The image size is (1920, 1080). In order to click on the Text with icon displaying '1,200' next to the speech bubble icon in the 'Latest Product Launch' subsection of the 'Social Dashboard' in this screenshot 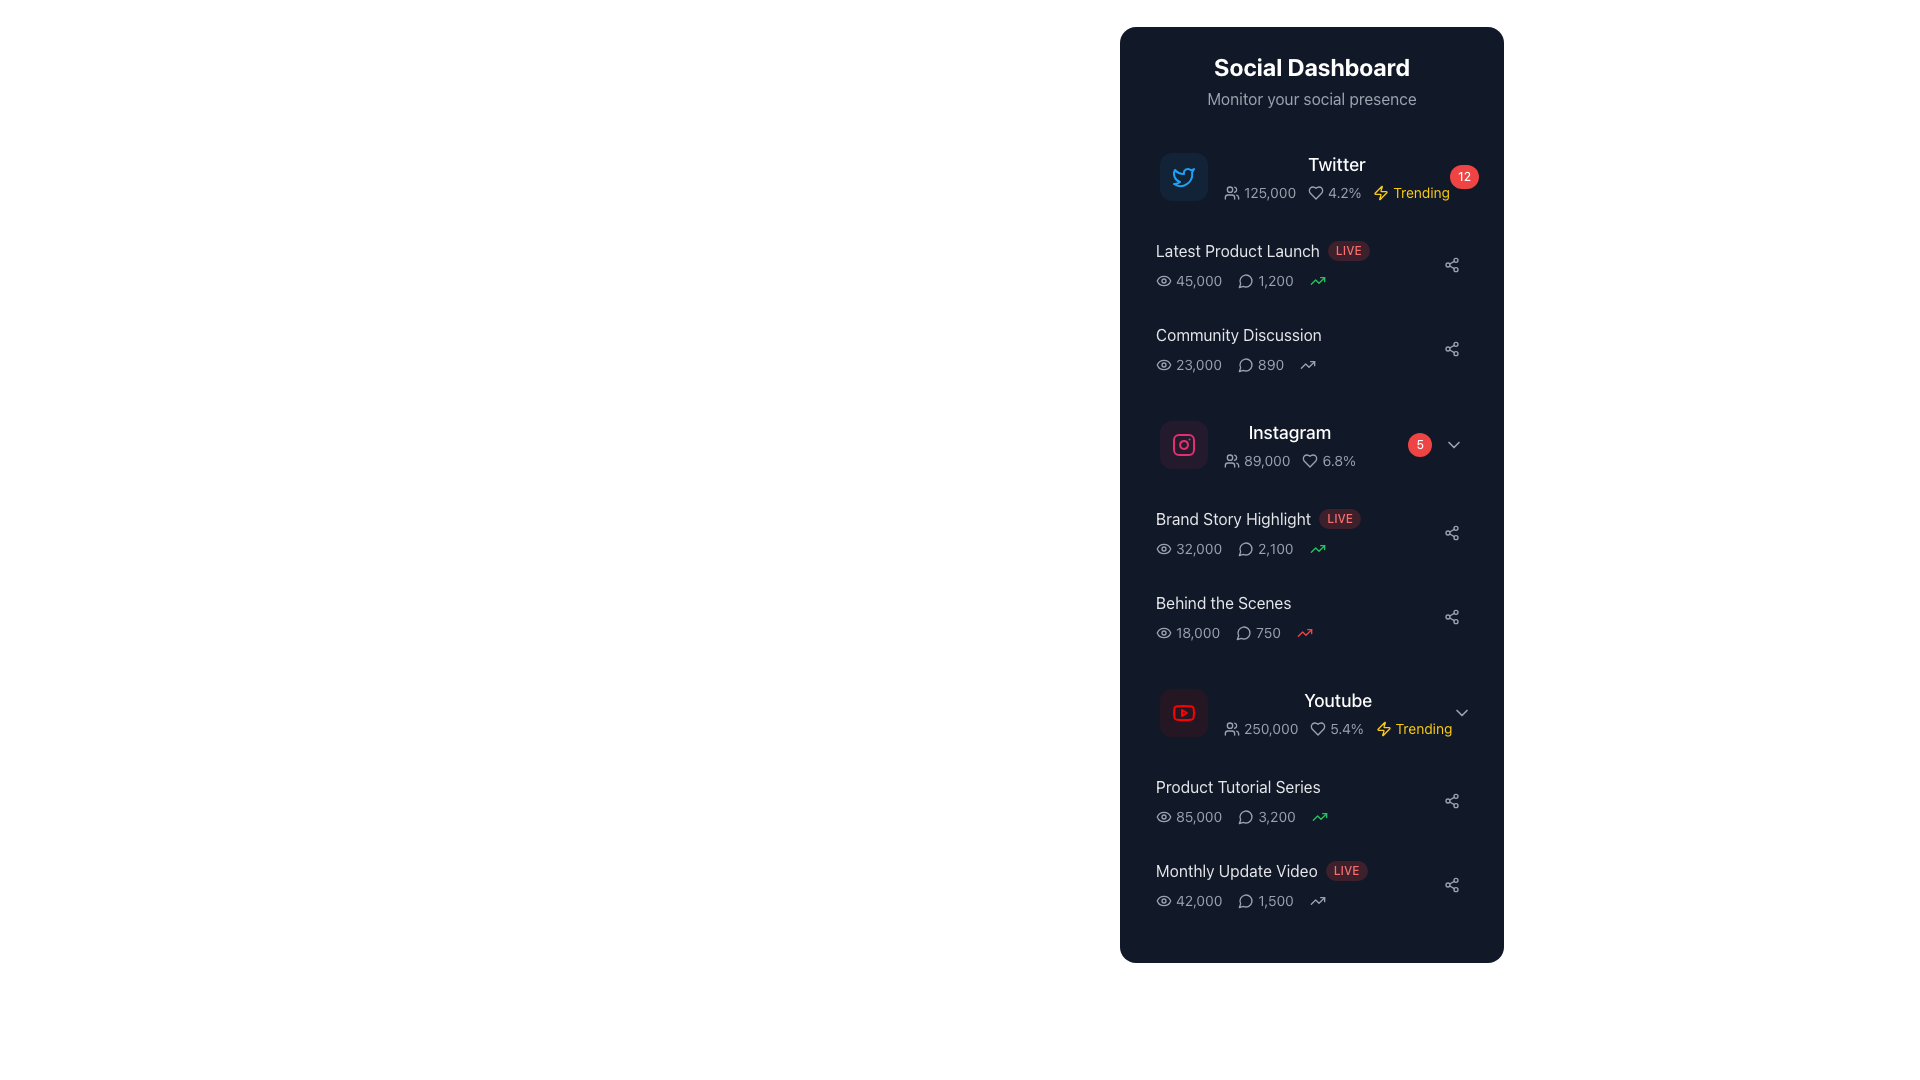, I will do `click(1265, 281)`.